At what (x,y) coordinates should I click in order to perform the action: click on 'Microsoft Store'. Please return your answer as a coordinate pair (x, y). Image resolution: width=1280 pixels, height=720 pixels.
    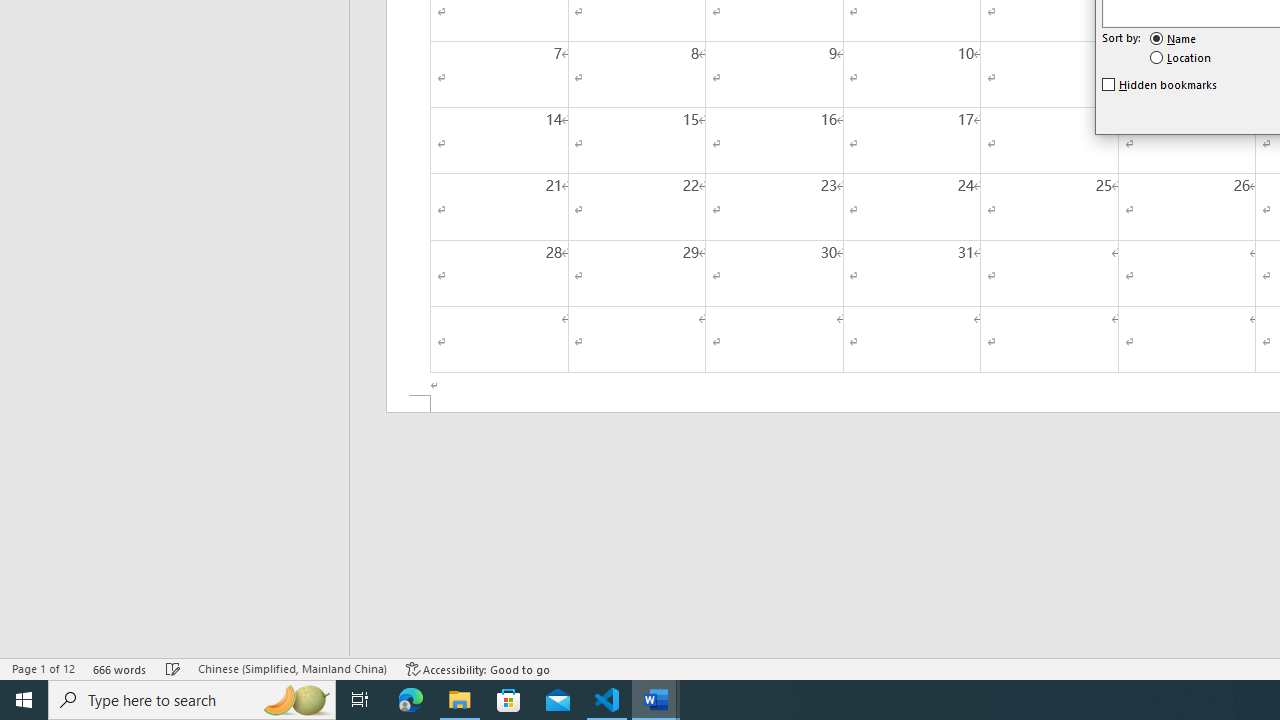
    Looking at the image, I should click on (509, 698).